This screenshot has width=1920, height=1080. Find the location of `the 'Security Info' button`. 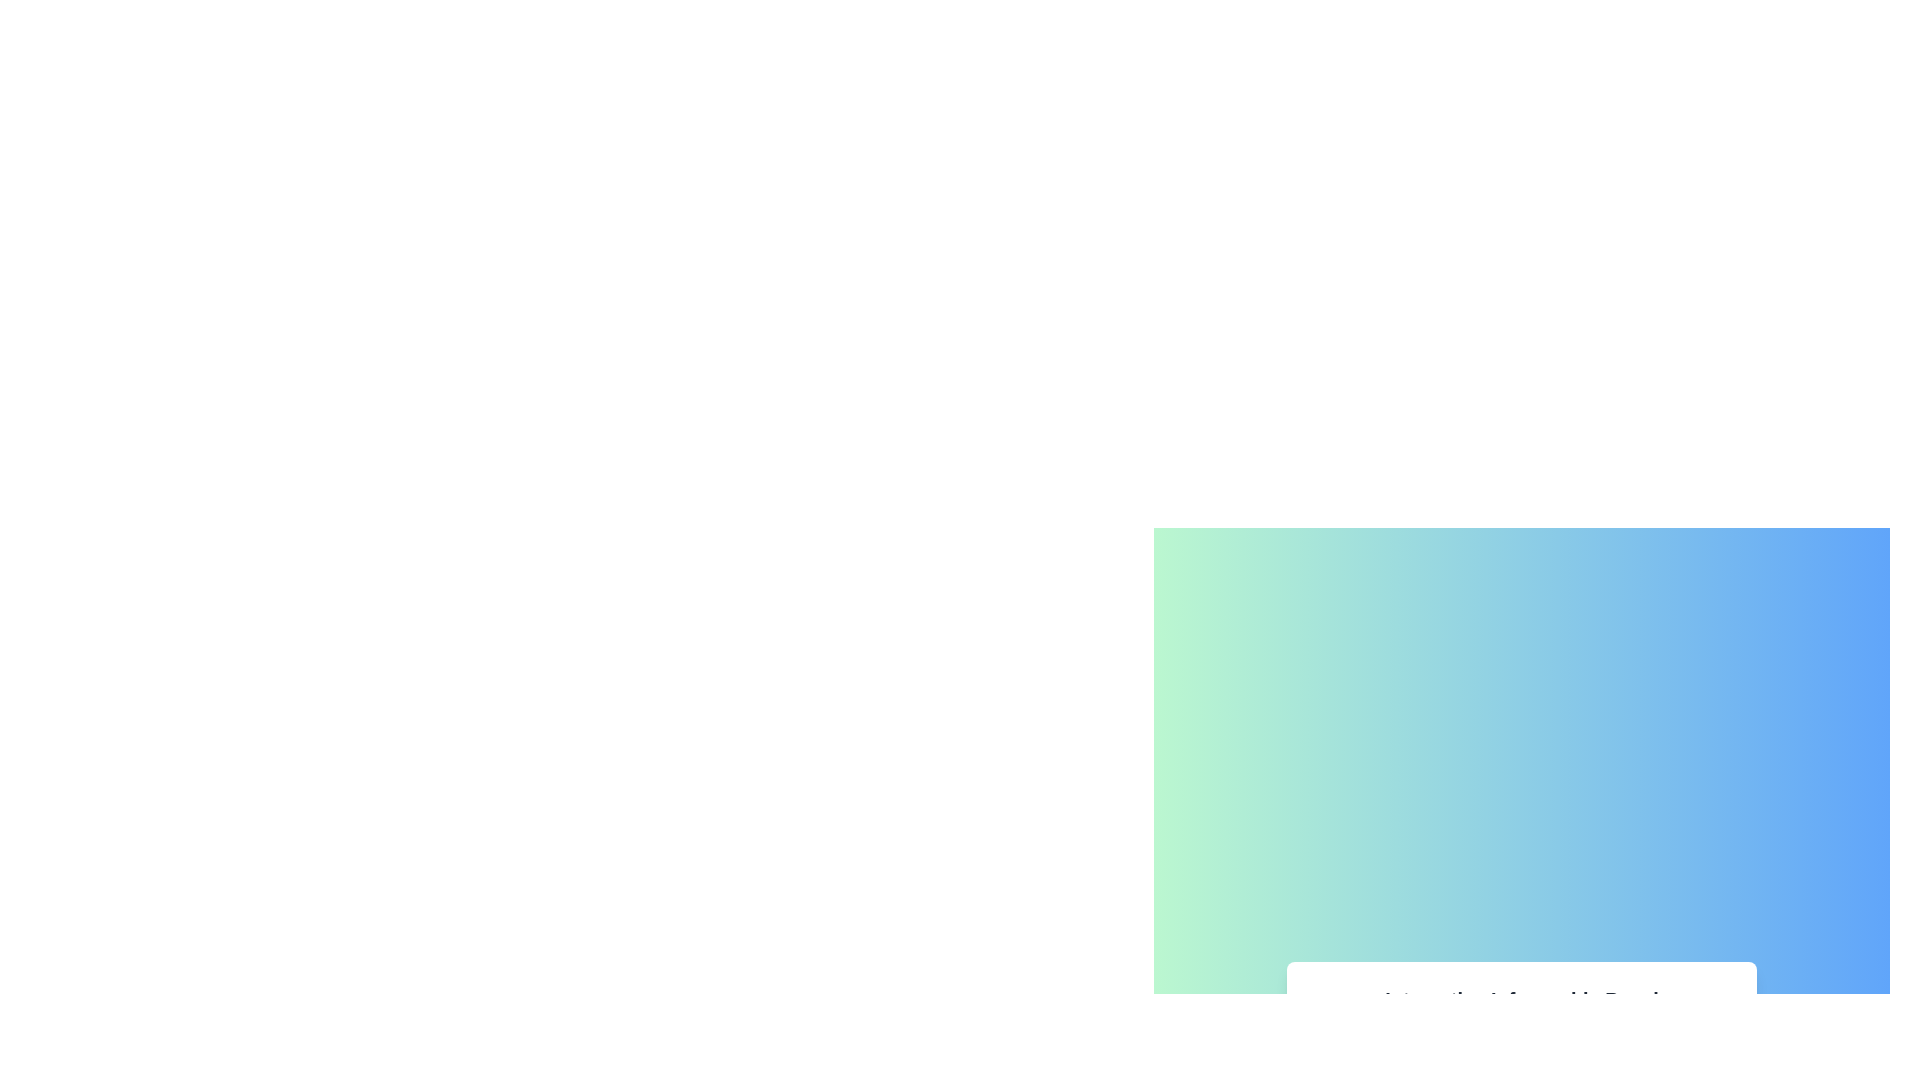

the 'Security Info' button is located at coordinates (1384, 1040).